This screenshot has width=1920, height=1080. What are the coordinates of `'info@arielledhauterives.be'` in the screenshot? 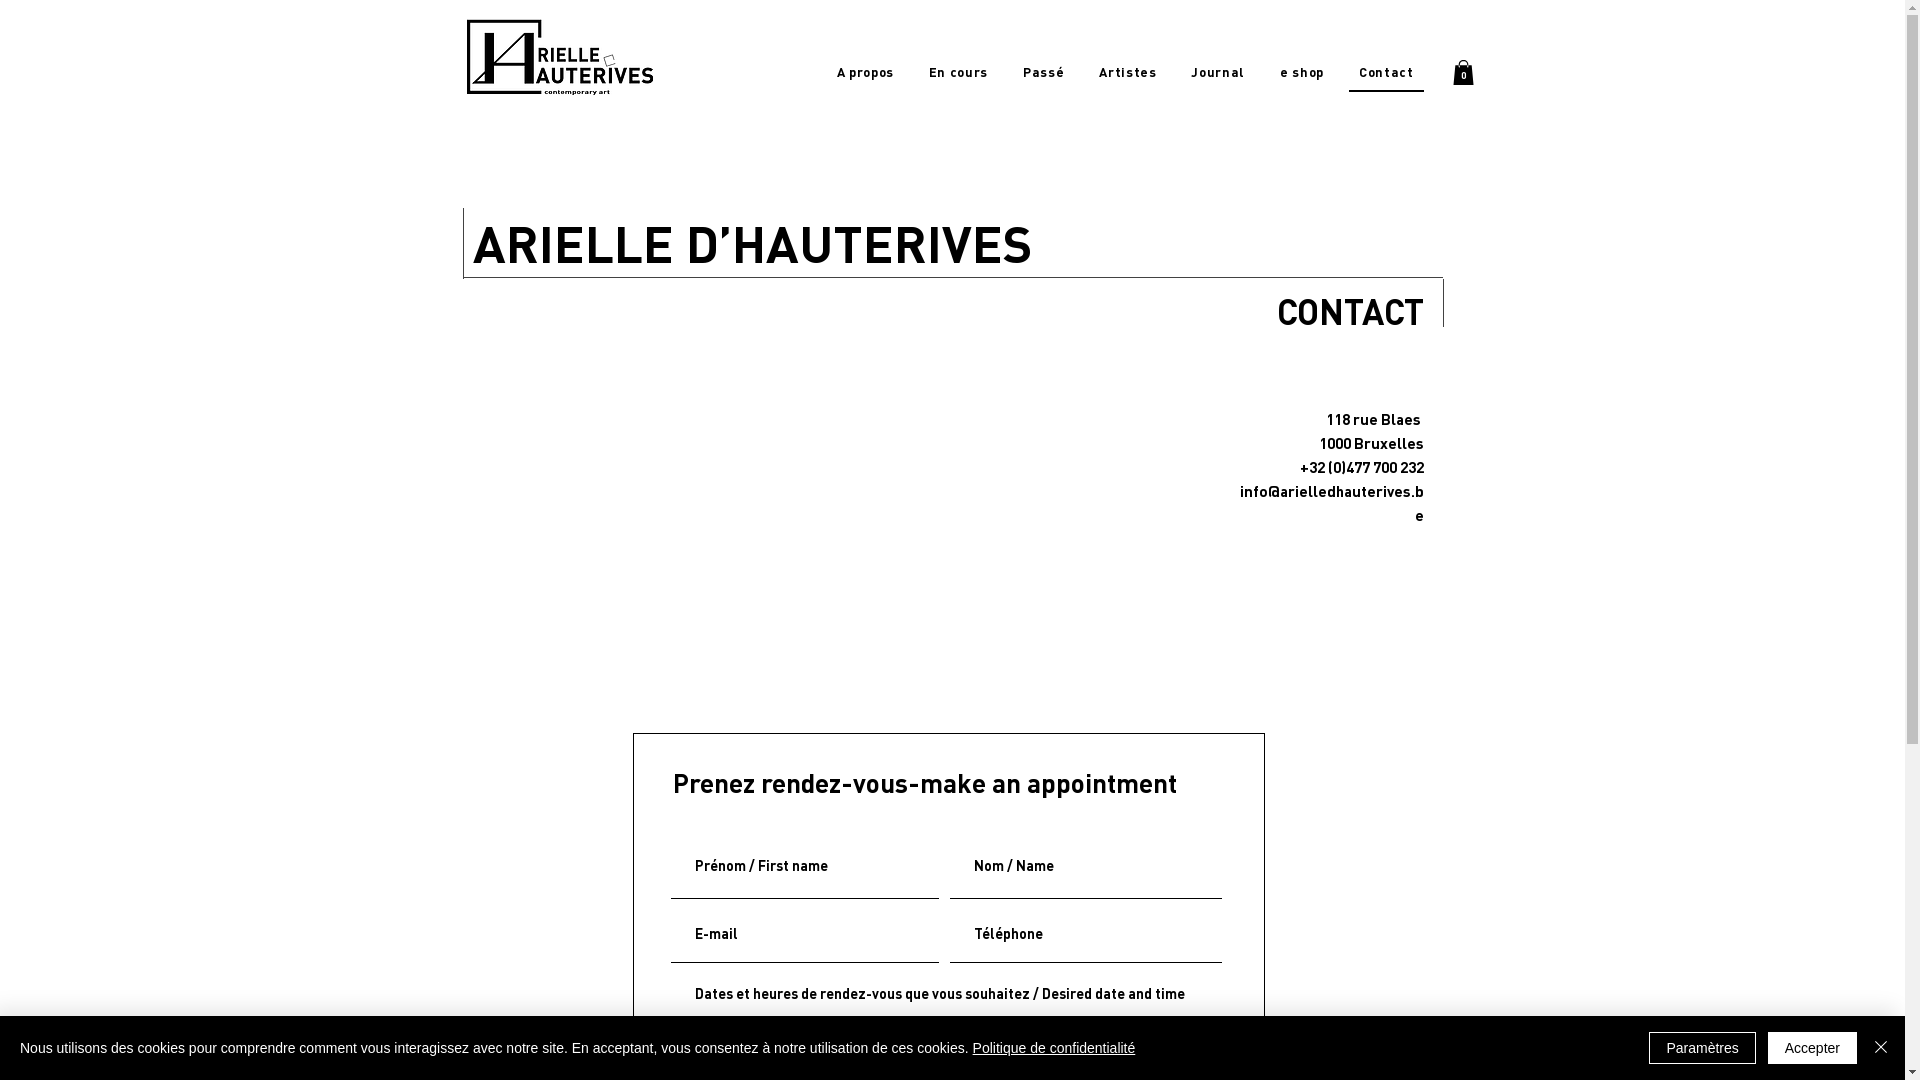 It's located at (1332, 501).